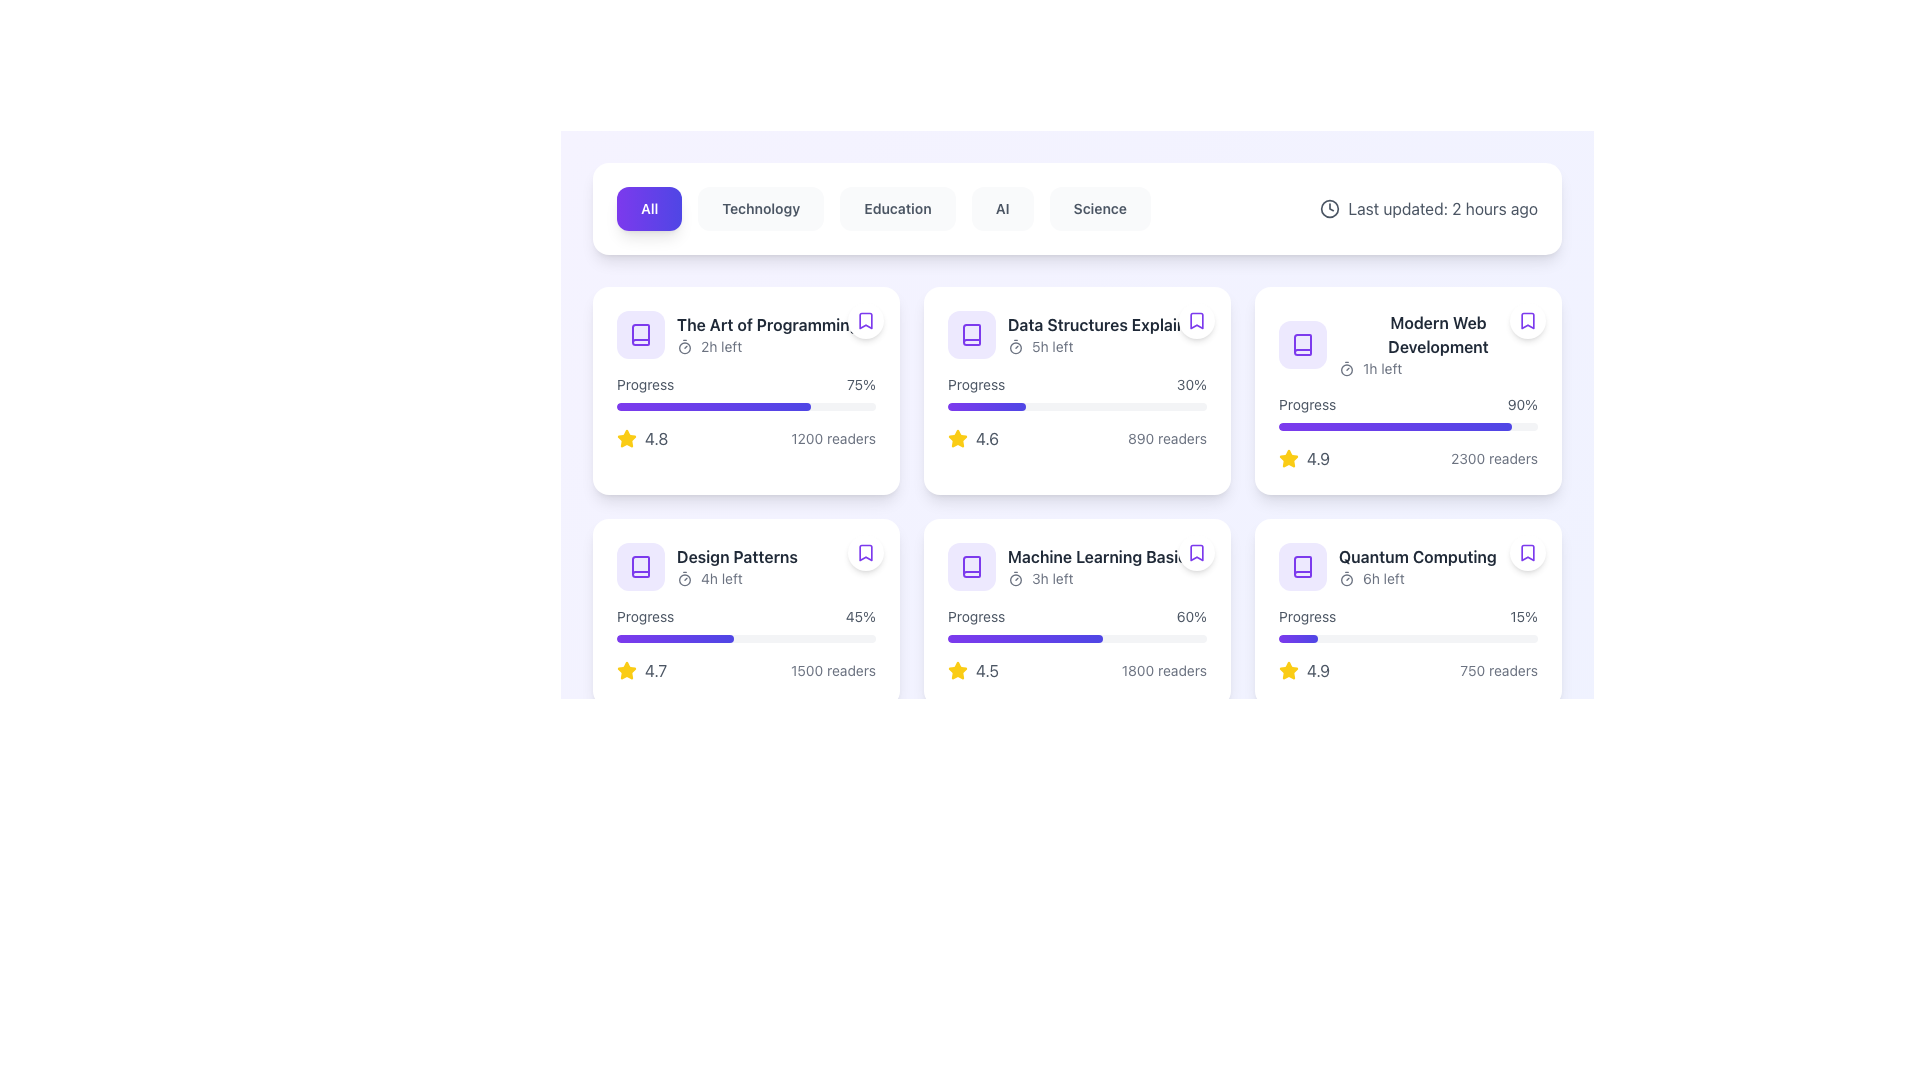  What do you see at coordinates (1407, 567) in the screenshot?
I see `the 'Quantum Computing' header text, which is bold and dark grey, located to the right of a violet book icon` at bounding box center [1407, 567].